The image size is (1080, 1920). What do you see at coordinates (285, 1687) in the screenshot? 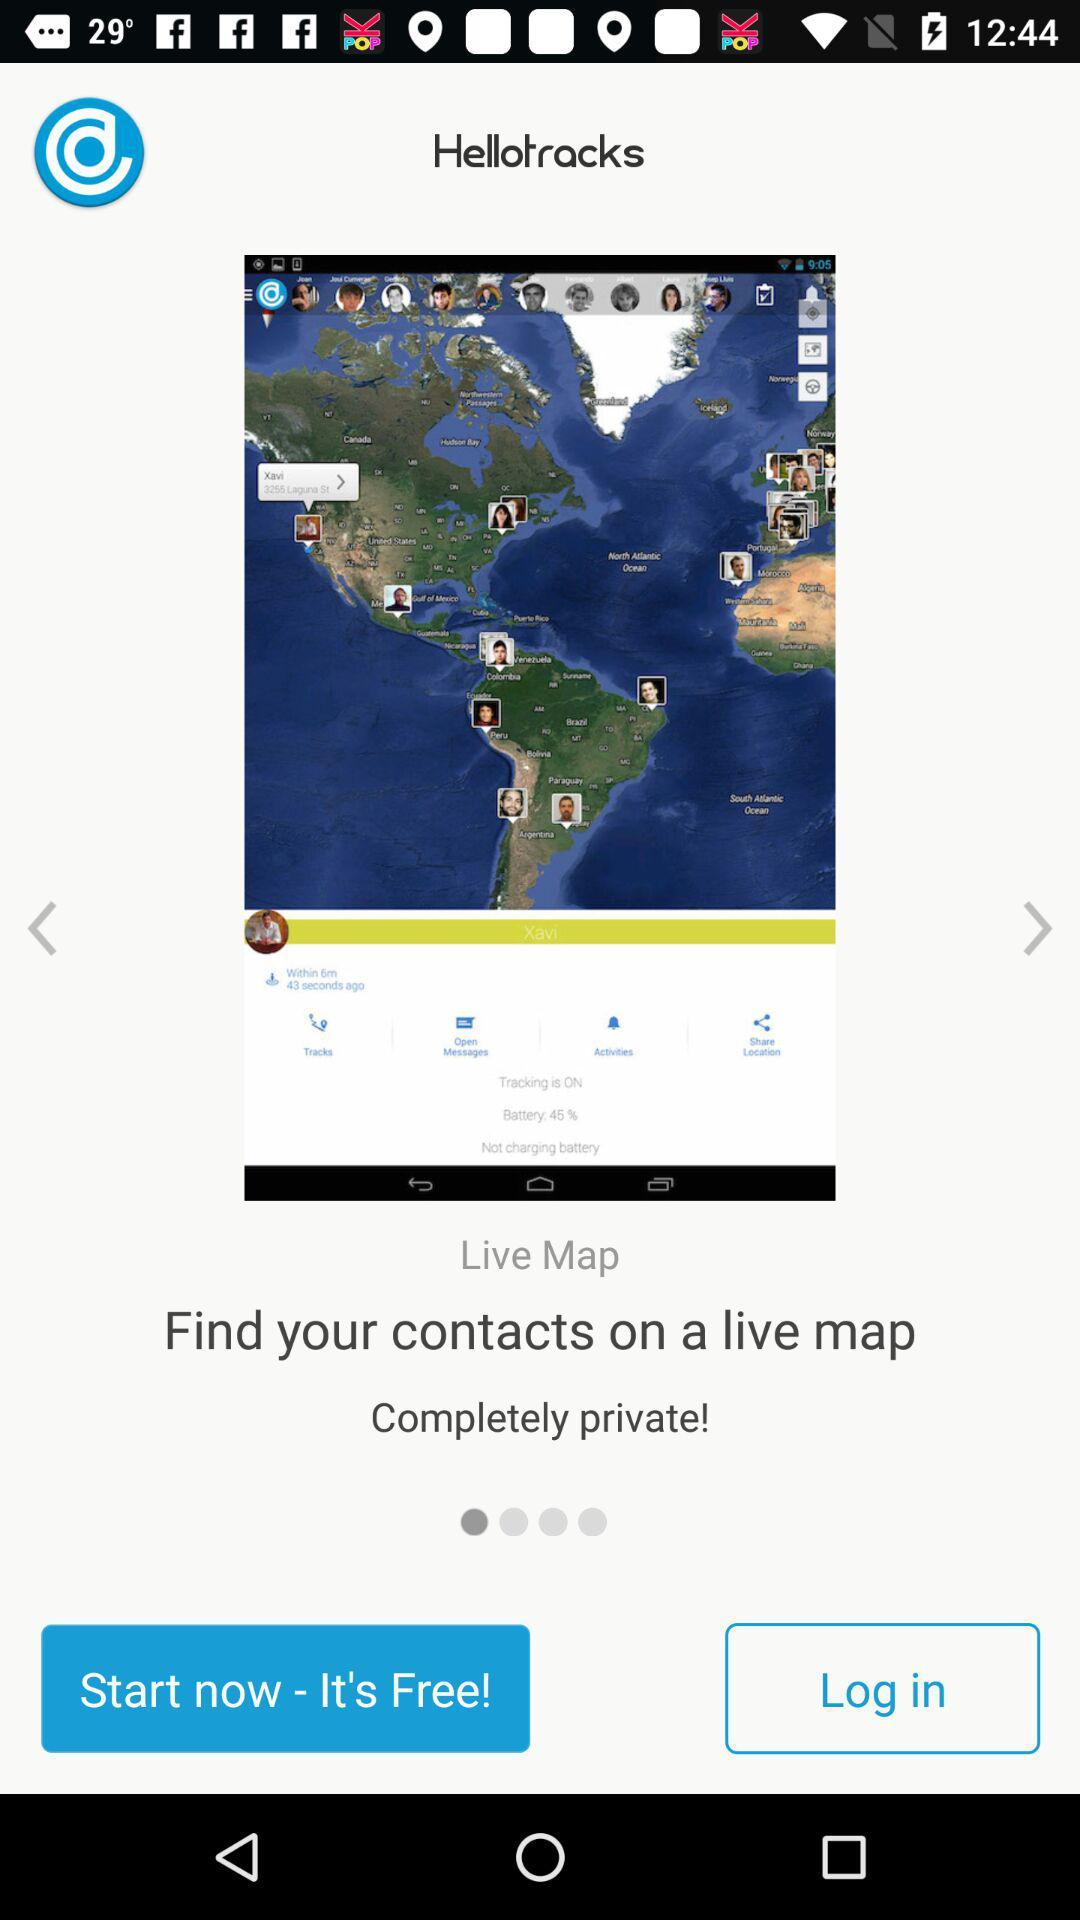
I see `the start now it at the bottom left corner` at bounding box center [285, 1687].